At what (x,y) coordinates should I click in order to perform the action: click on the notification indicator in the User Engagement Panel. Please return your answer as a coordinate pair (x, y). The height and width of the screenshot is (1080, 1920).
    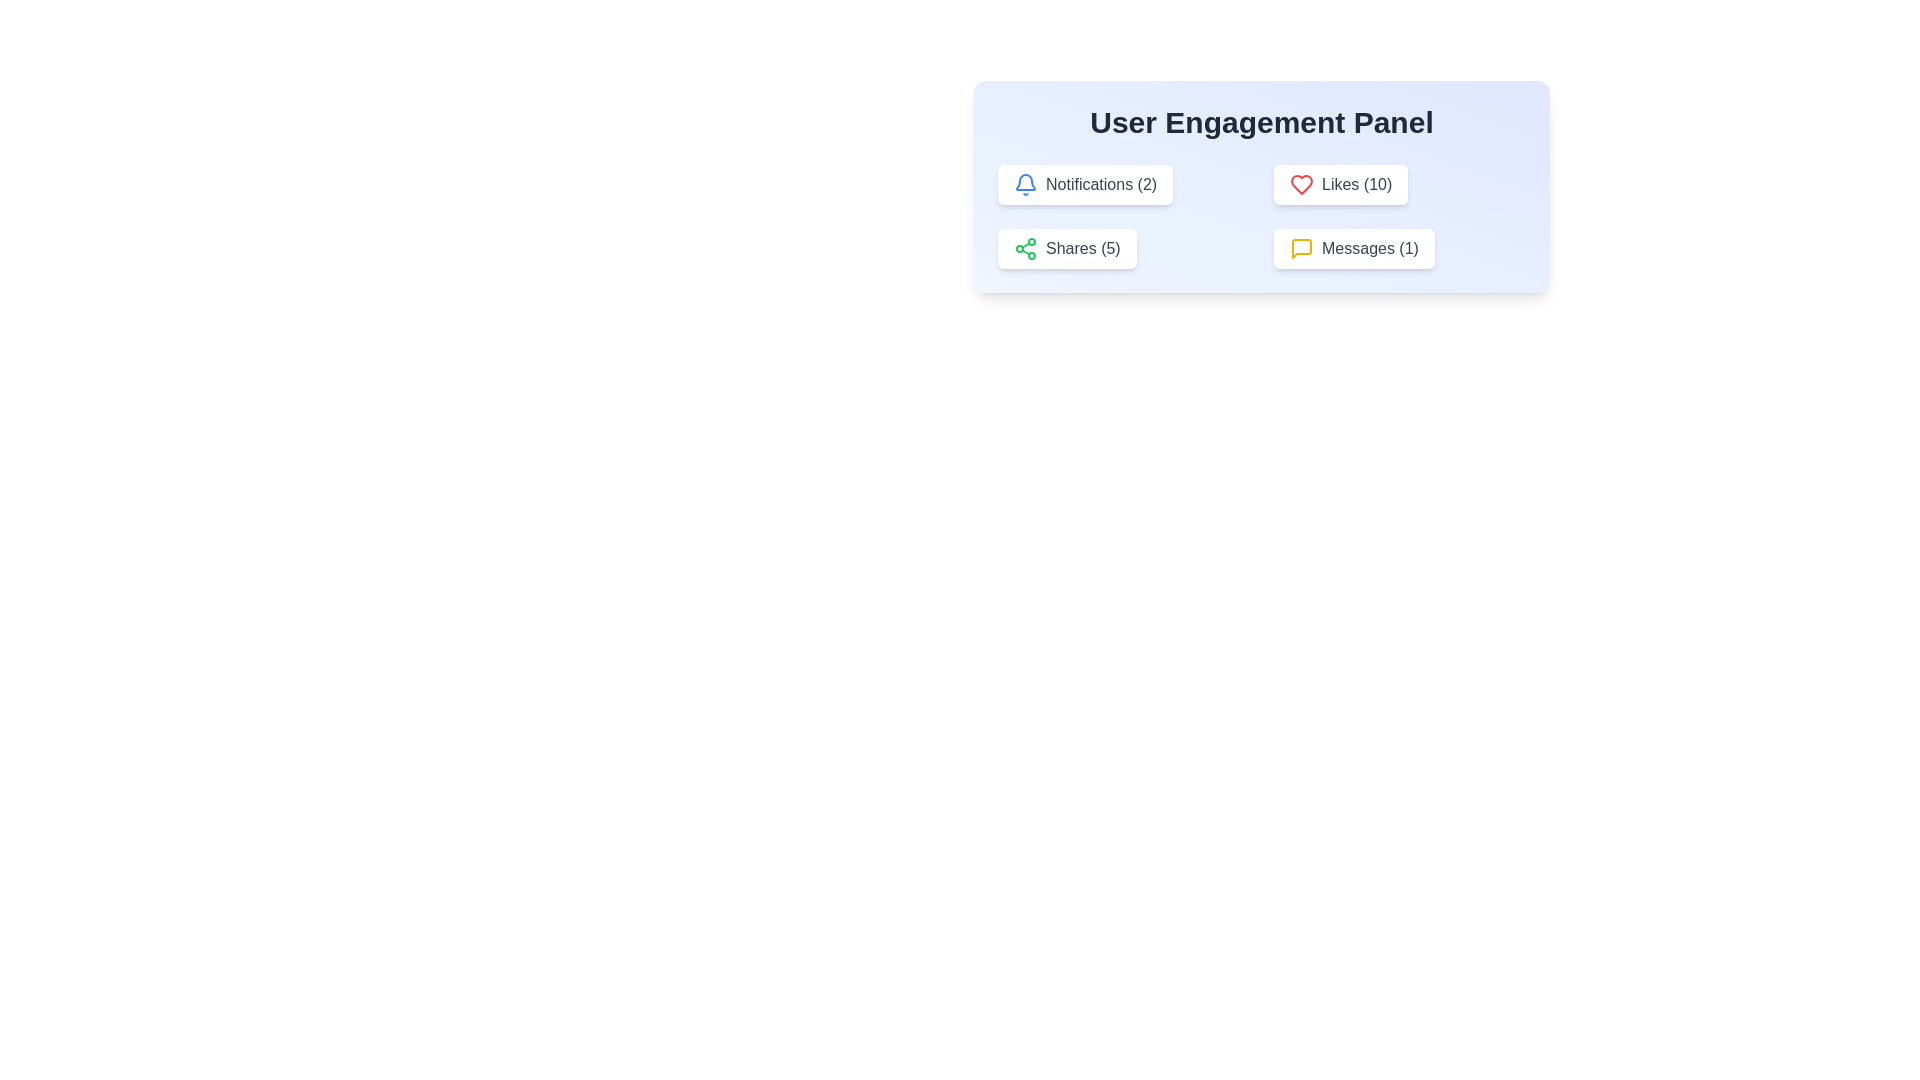
    Looking at the image, I should click on (1123, 185).